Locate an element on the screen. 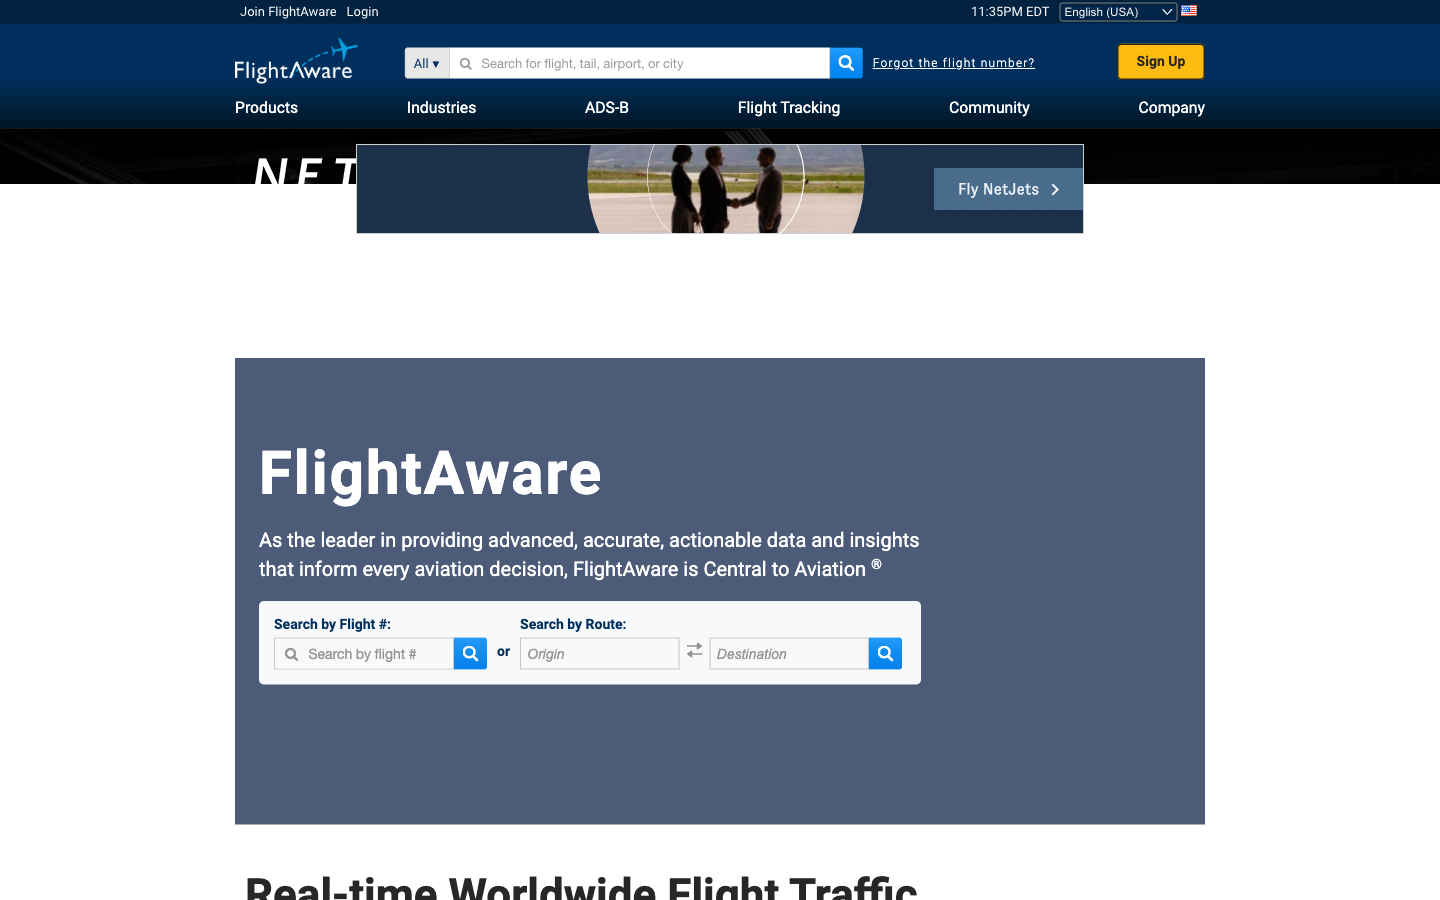 The image size is (1440, 900). the flight search interface and use keyboard strokes to enter "Pittsburgh" in the departure city field and "JFK" in the arrival city field is located at coordinates (600, 655).